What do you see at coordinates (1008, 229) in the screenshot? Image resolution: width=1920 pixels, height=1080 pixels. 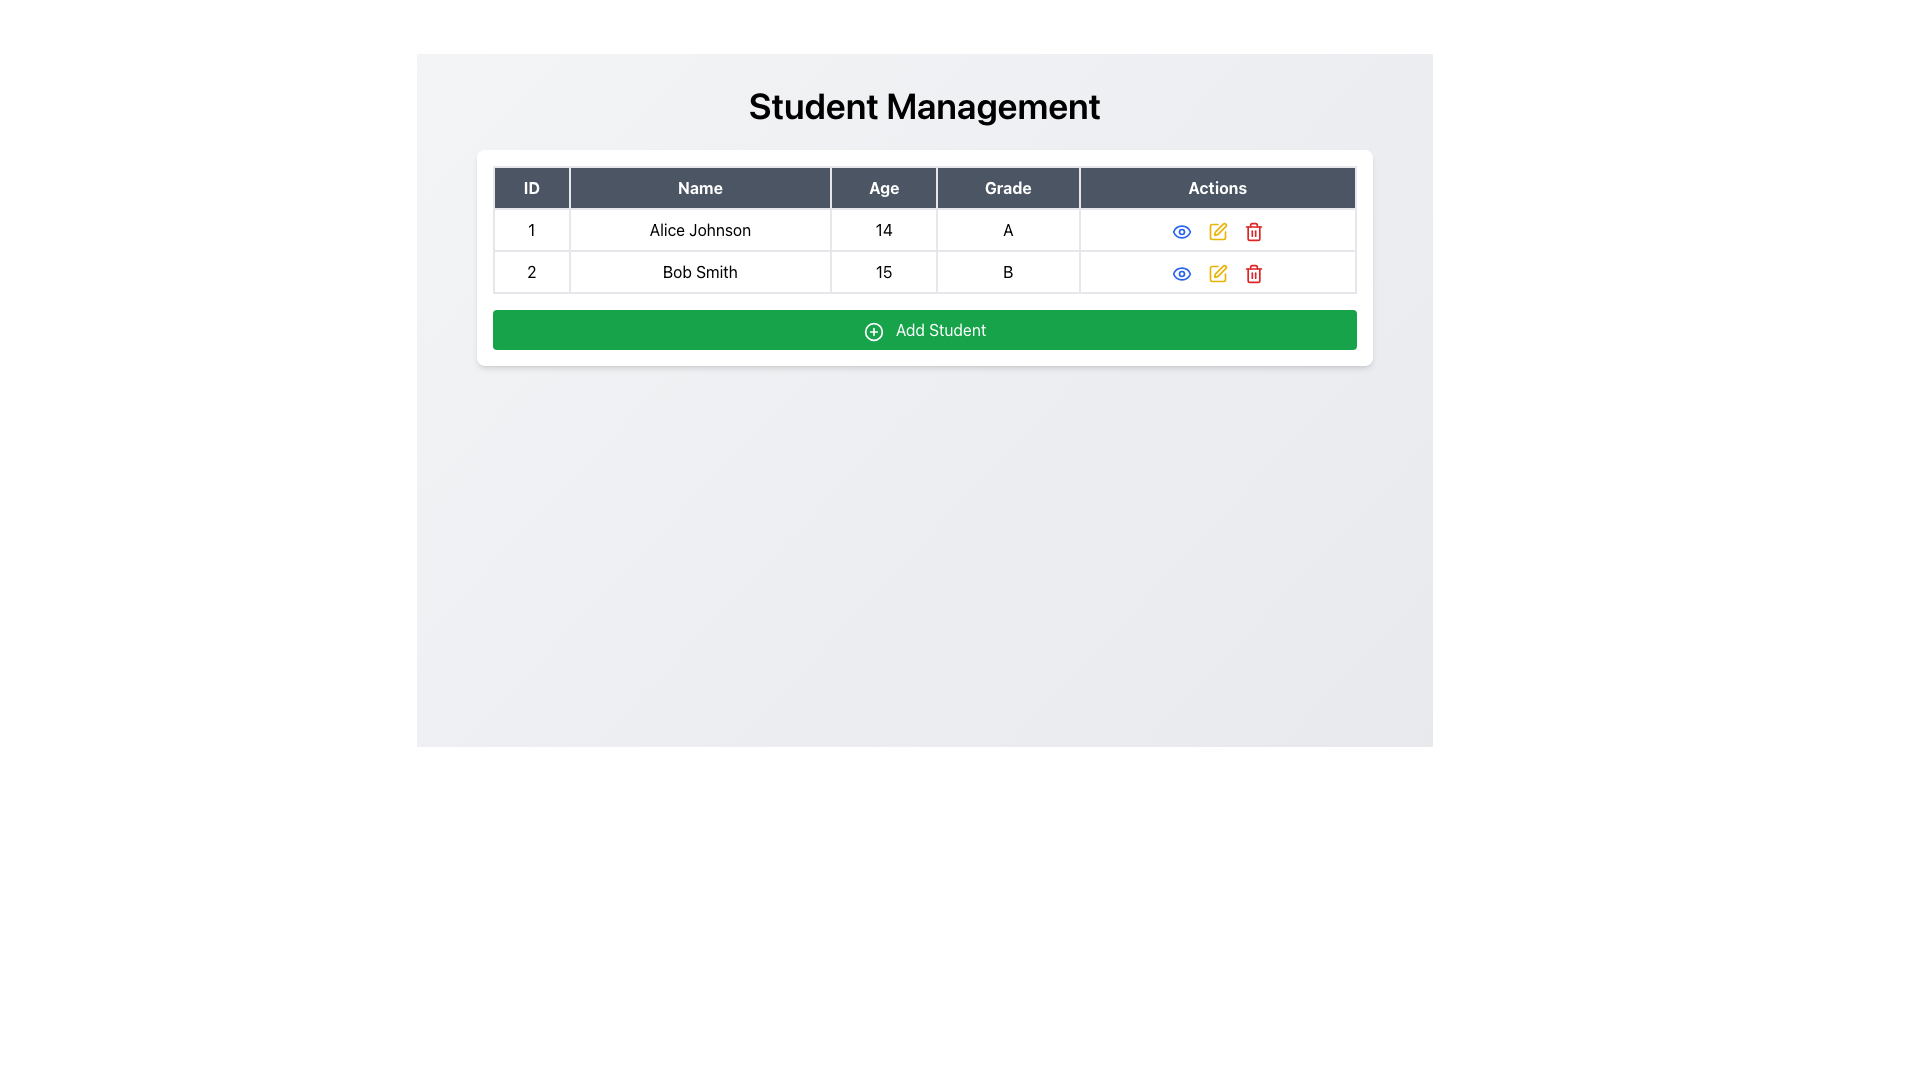 I see `the table cell displaying the grade of the student 'Alice Johnson', which is located in the first row under the 'Grade' column` at bounding box center [1008, 229].